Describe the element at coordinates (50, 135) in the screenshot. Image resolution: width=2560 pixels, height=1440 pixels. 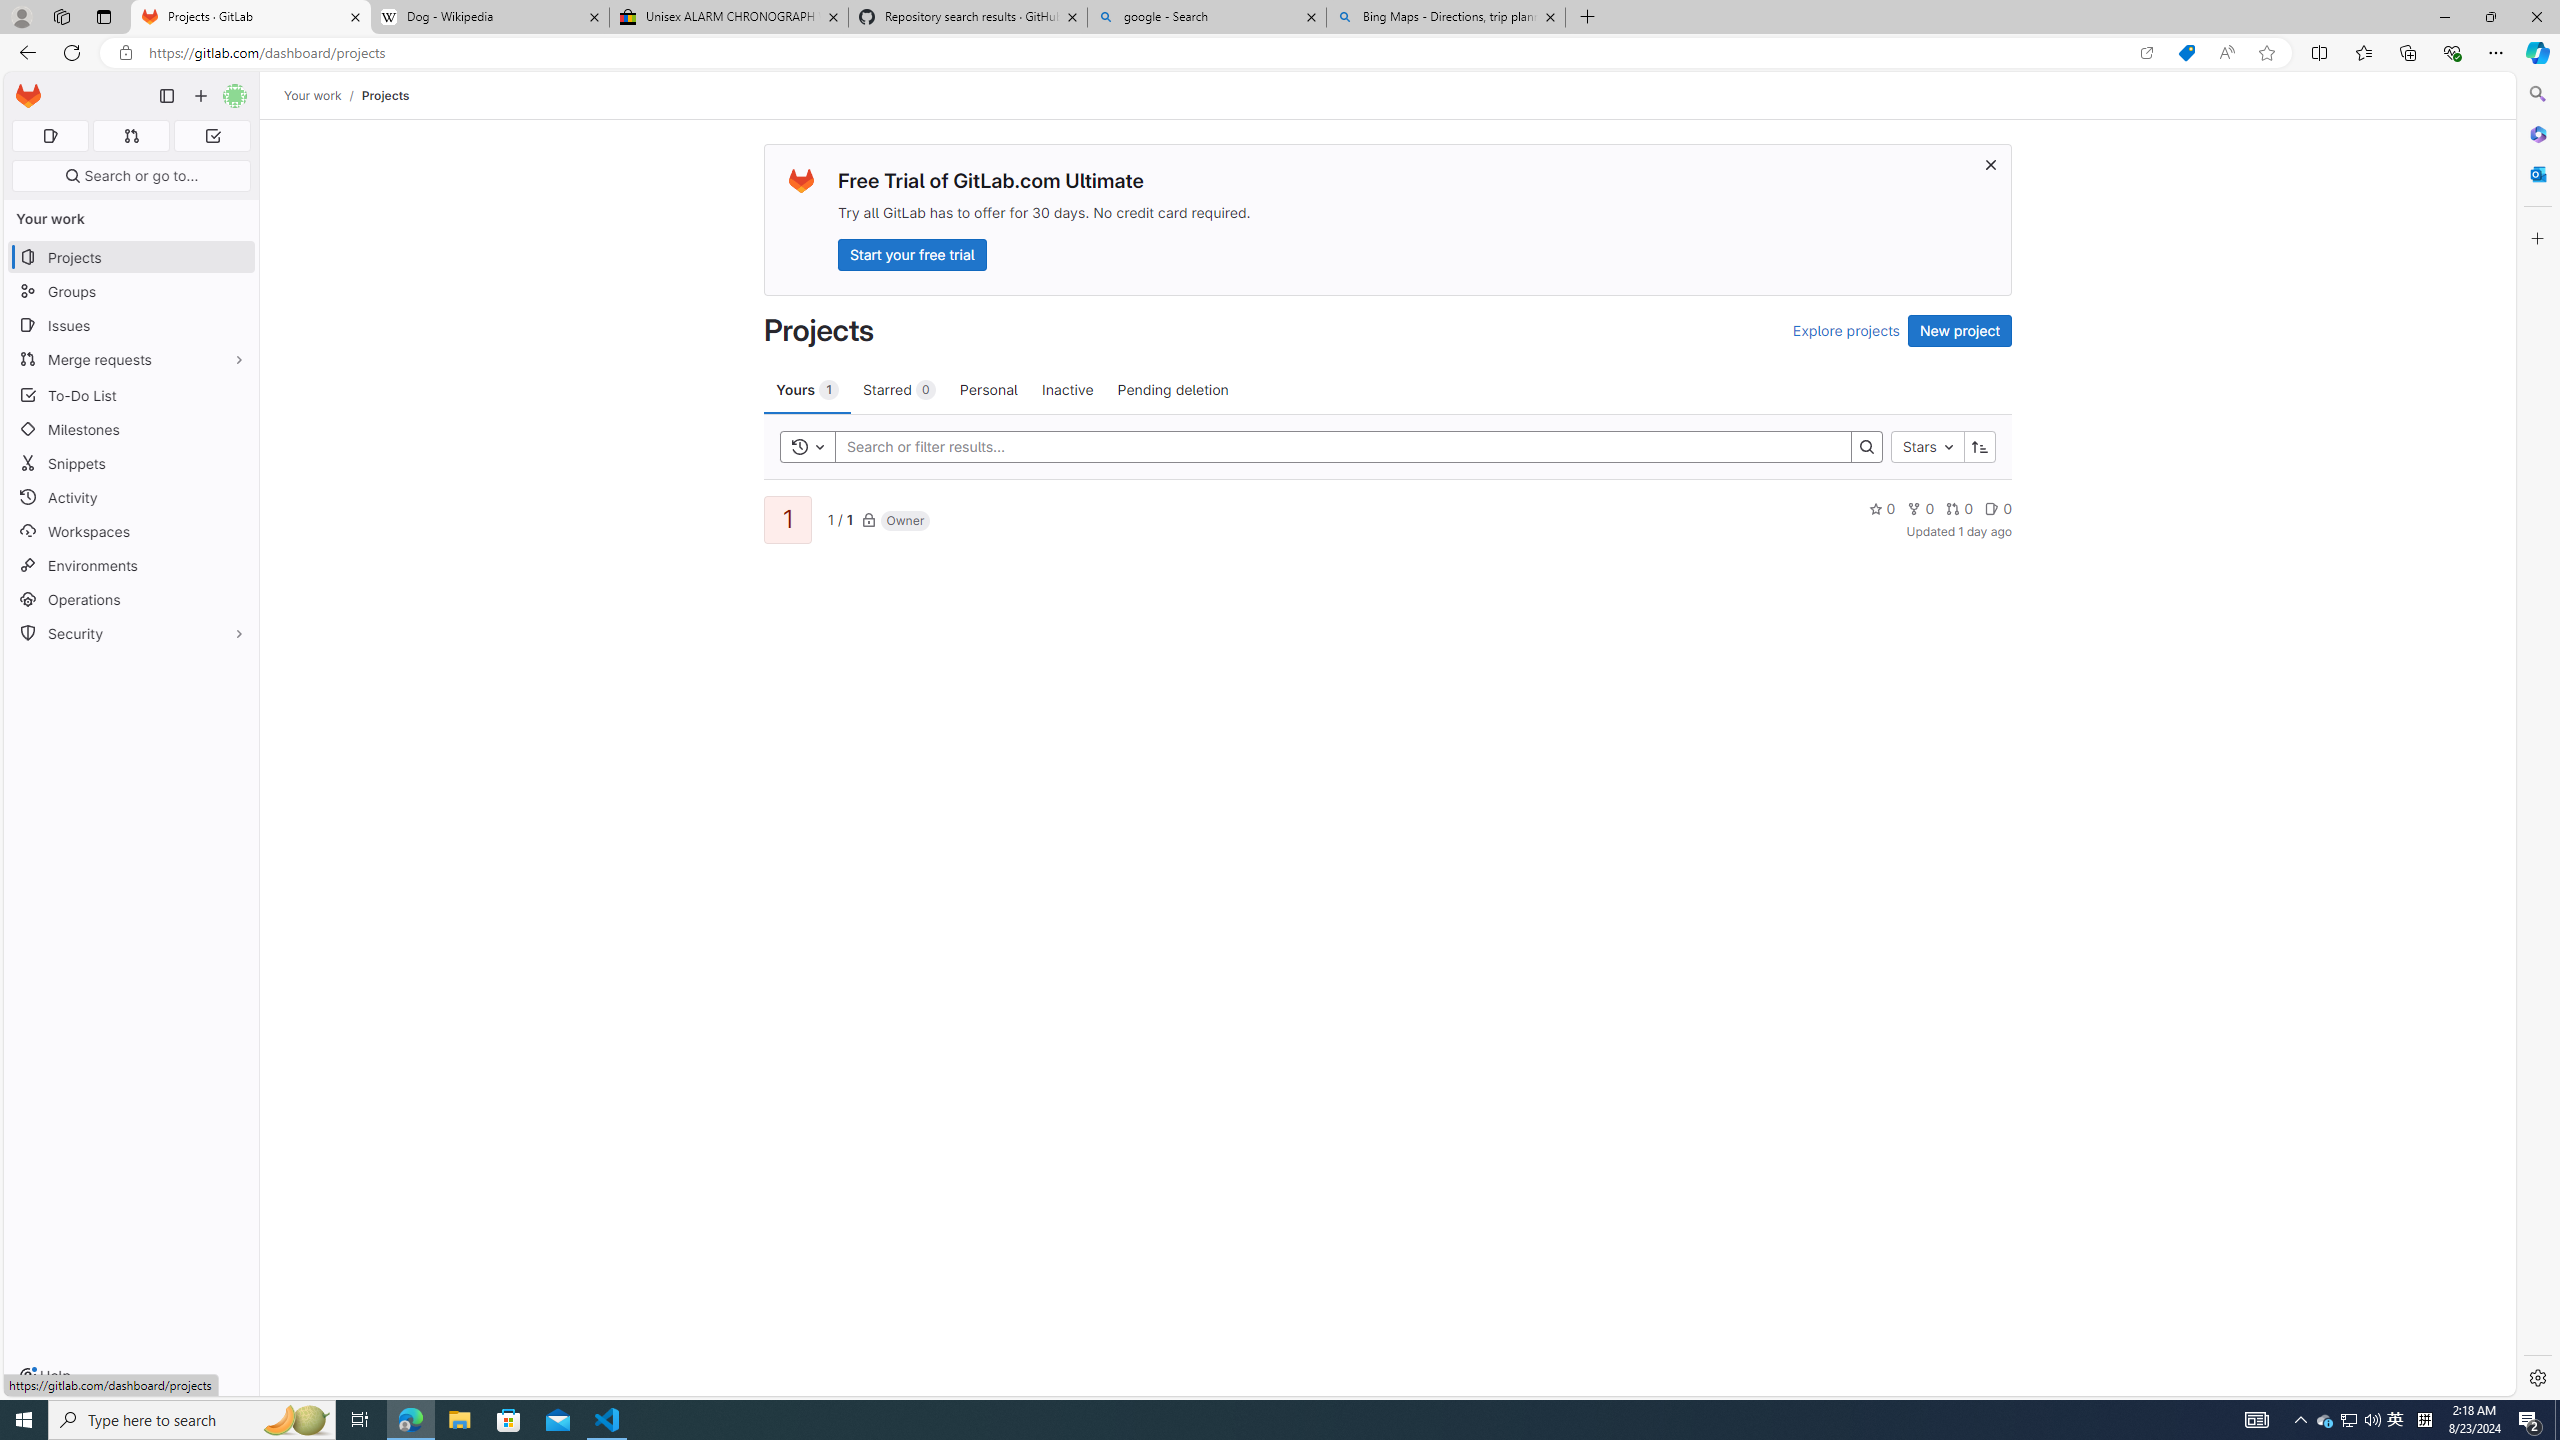
I see `'Assigned issues 0'` at that location.